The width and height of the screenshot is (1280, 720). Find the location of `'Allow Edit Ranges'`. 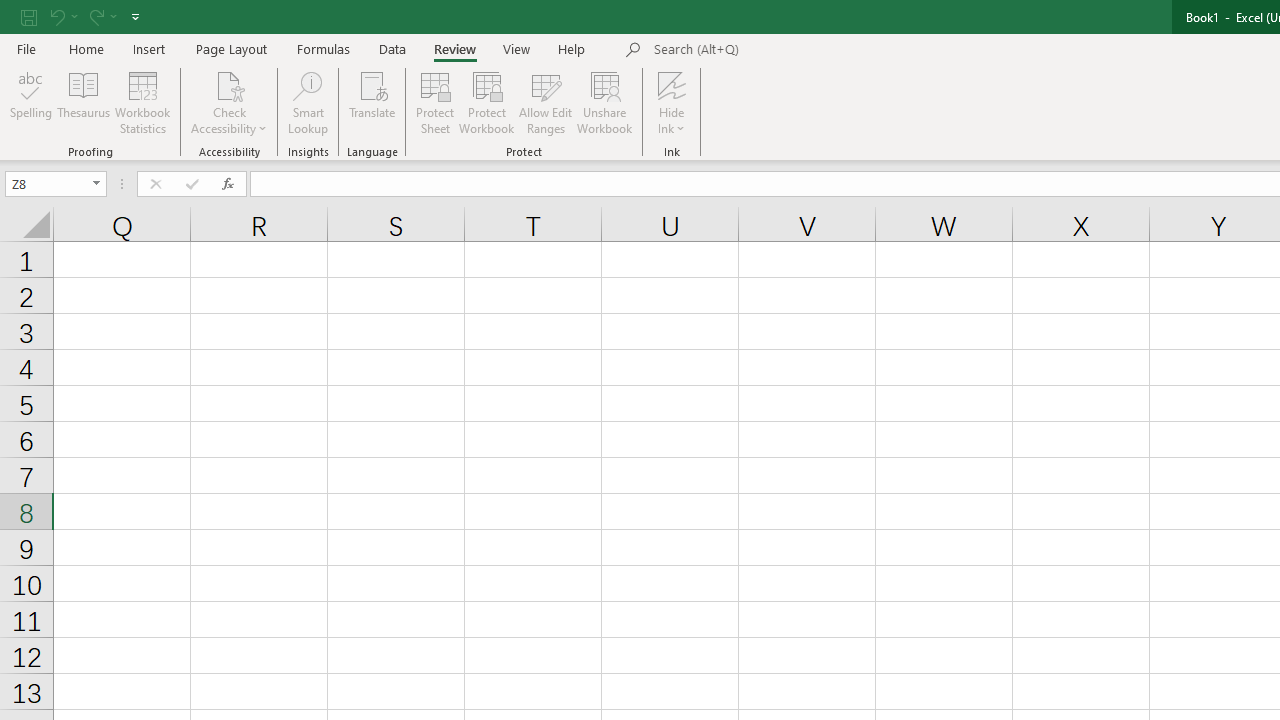

'Allow Edit Ranges' is located at coordinates (545, 103).